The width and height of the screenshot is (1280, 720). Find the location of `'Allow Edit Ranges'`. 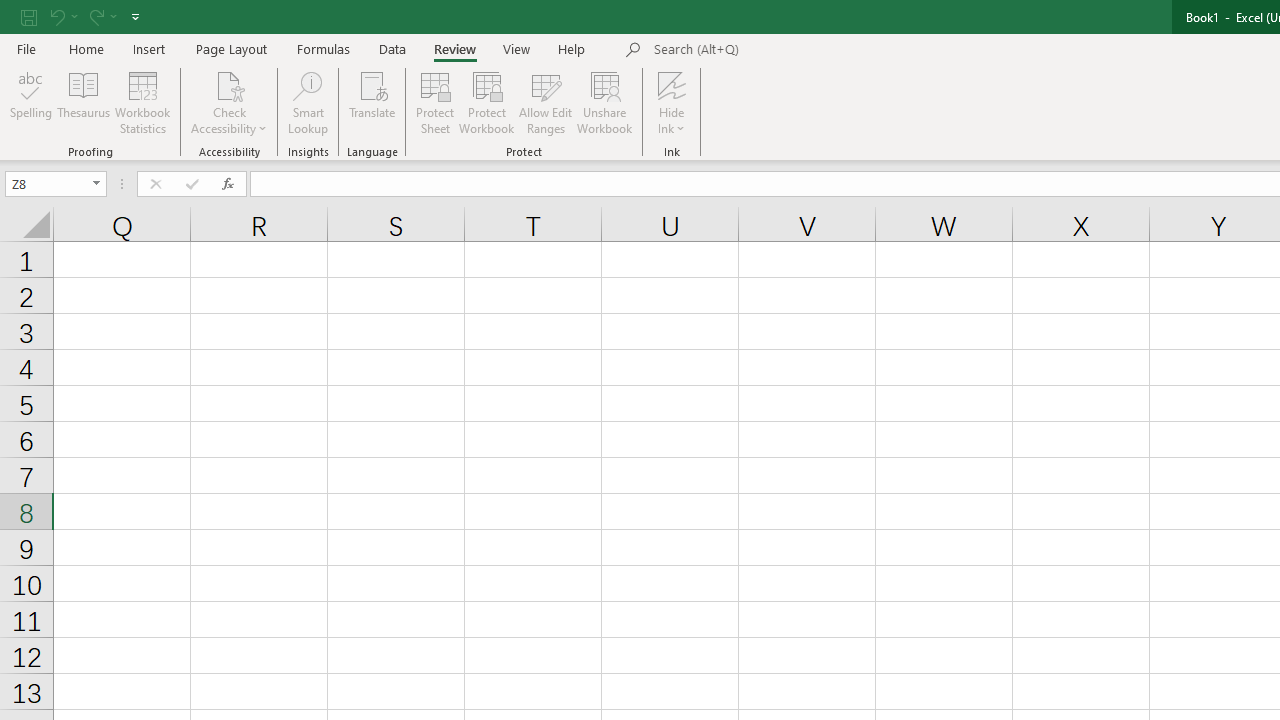

'Allow Edit Ranges' is located at coordinates (545, 103).